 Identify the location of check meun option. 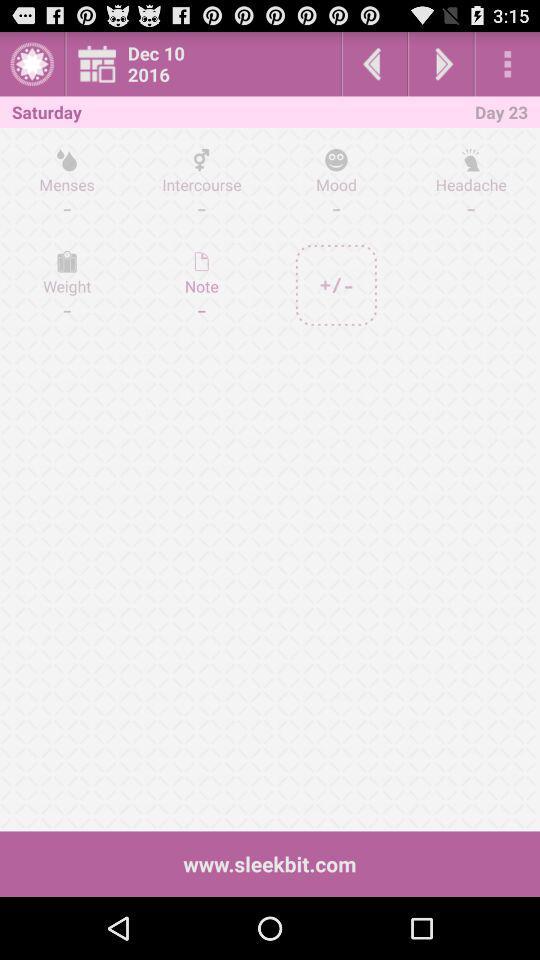
(507, 63).